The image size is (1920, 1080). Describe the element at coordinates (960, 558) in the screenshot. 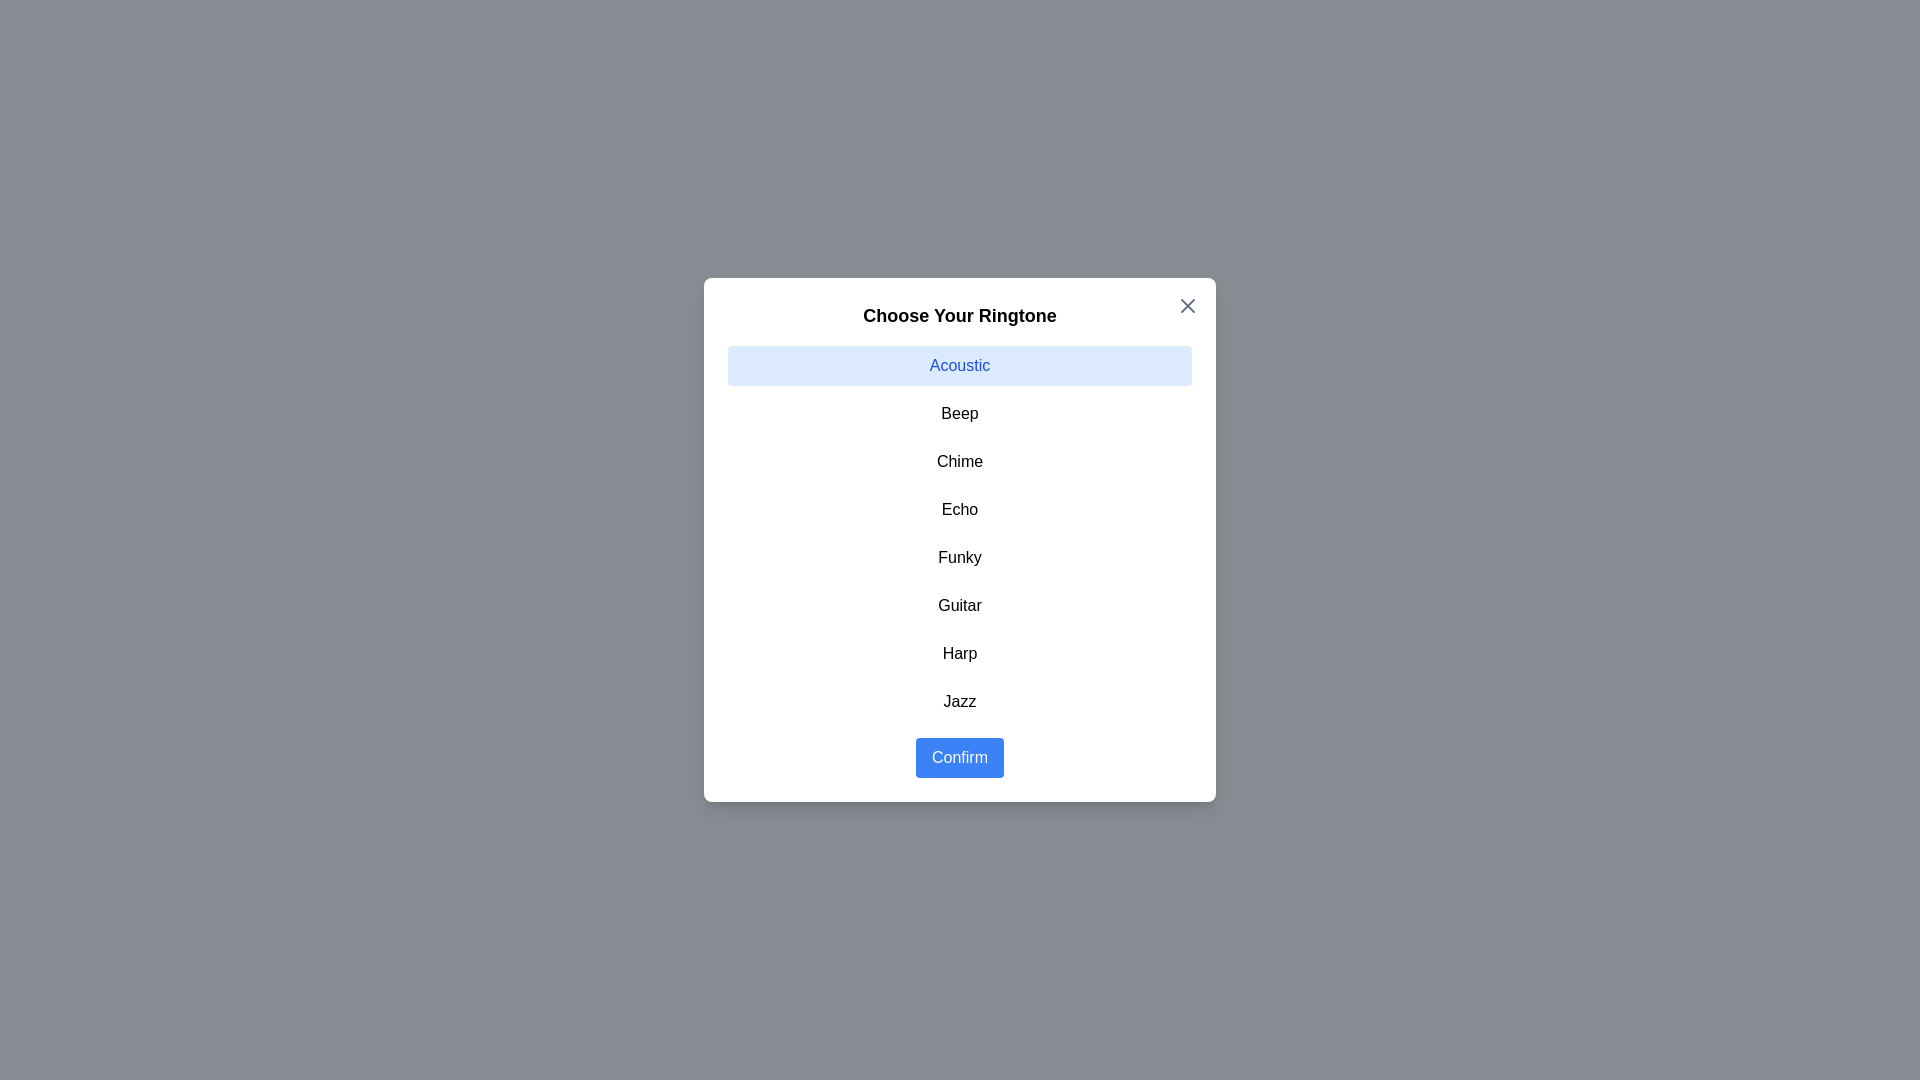

I see `the item Funky in the list` at that location.